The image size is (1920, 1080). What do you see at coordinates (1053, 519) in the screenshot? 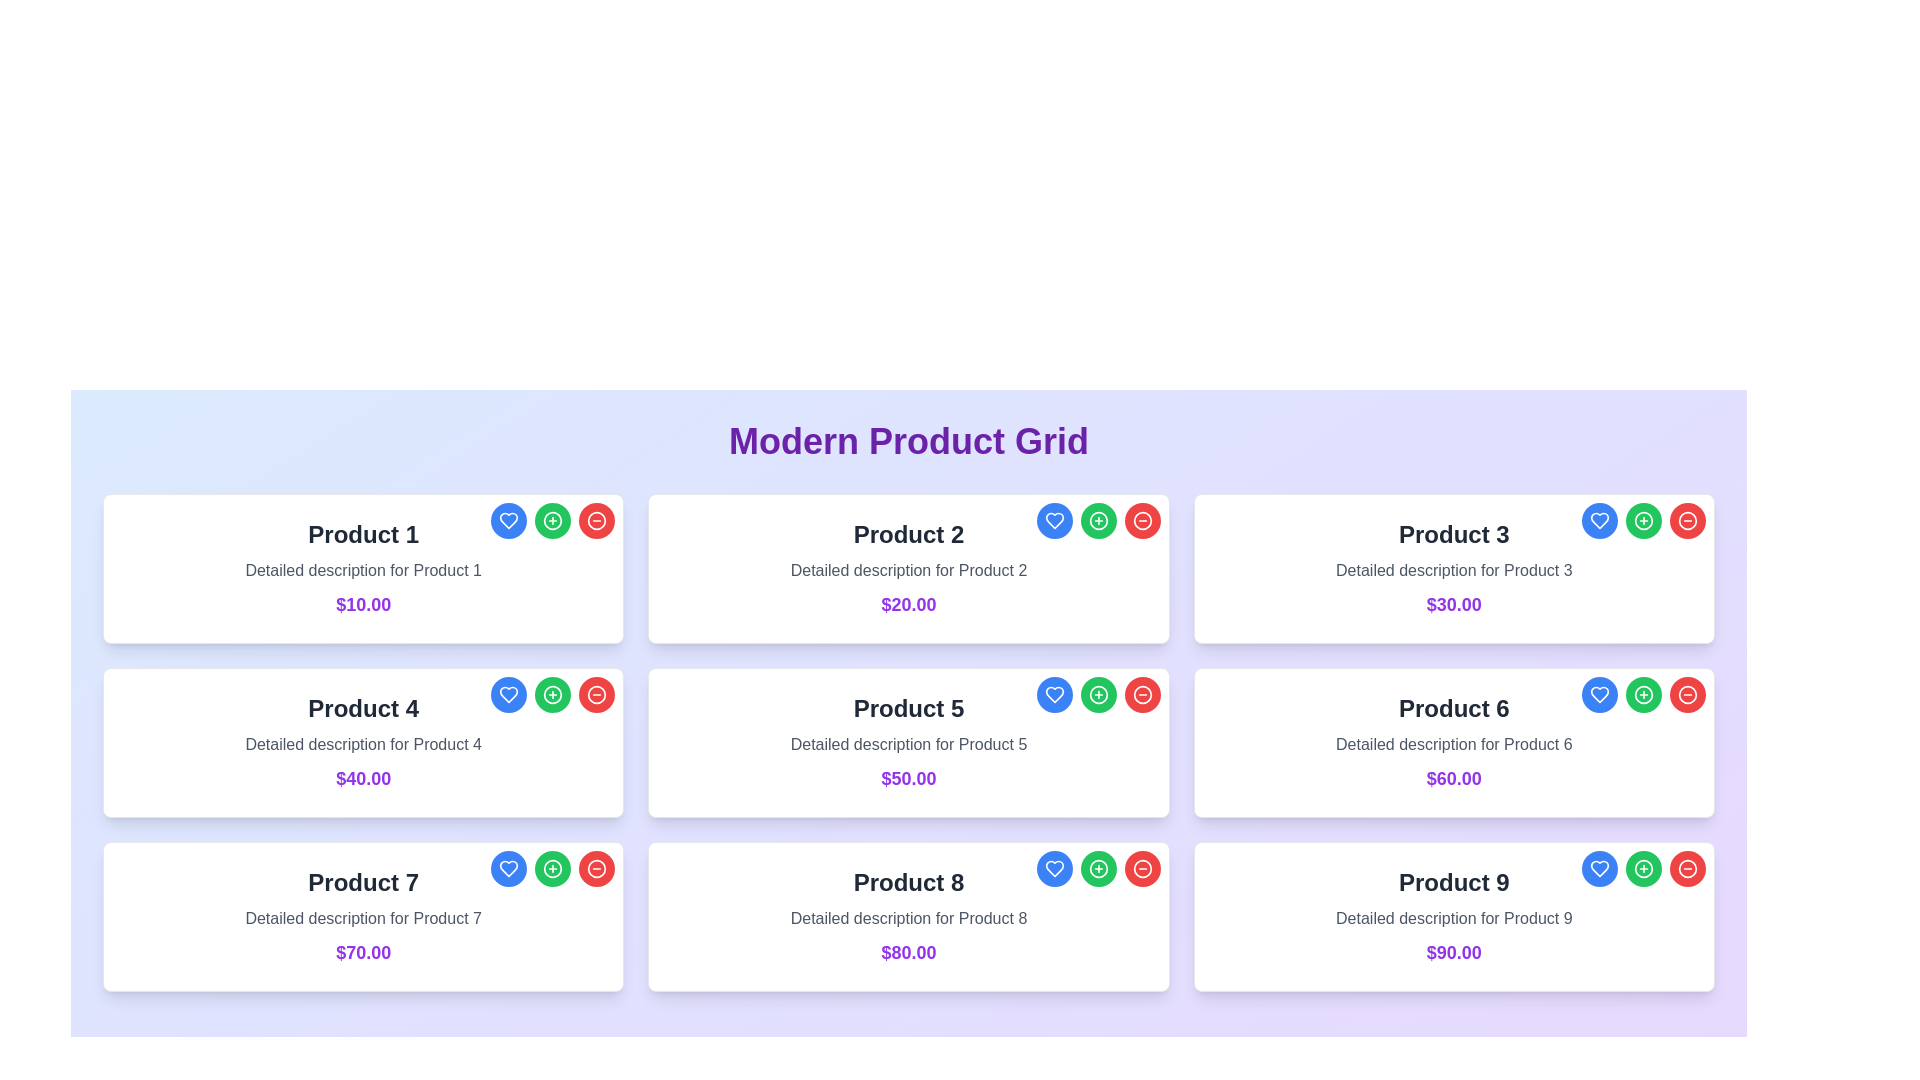
I see `the leftmost circular button in the group of three at the top-right corner of the 'Product 2' card to like or favorite the item` at bounding box center [1053, 519].